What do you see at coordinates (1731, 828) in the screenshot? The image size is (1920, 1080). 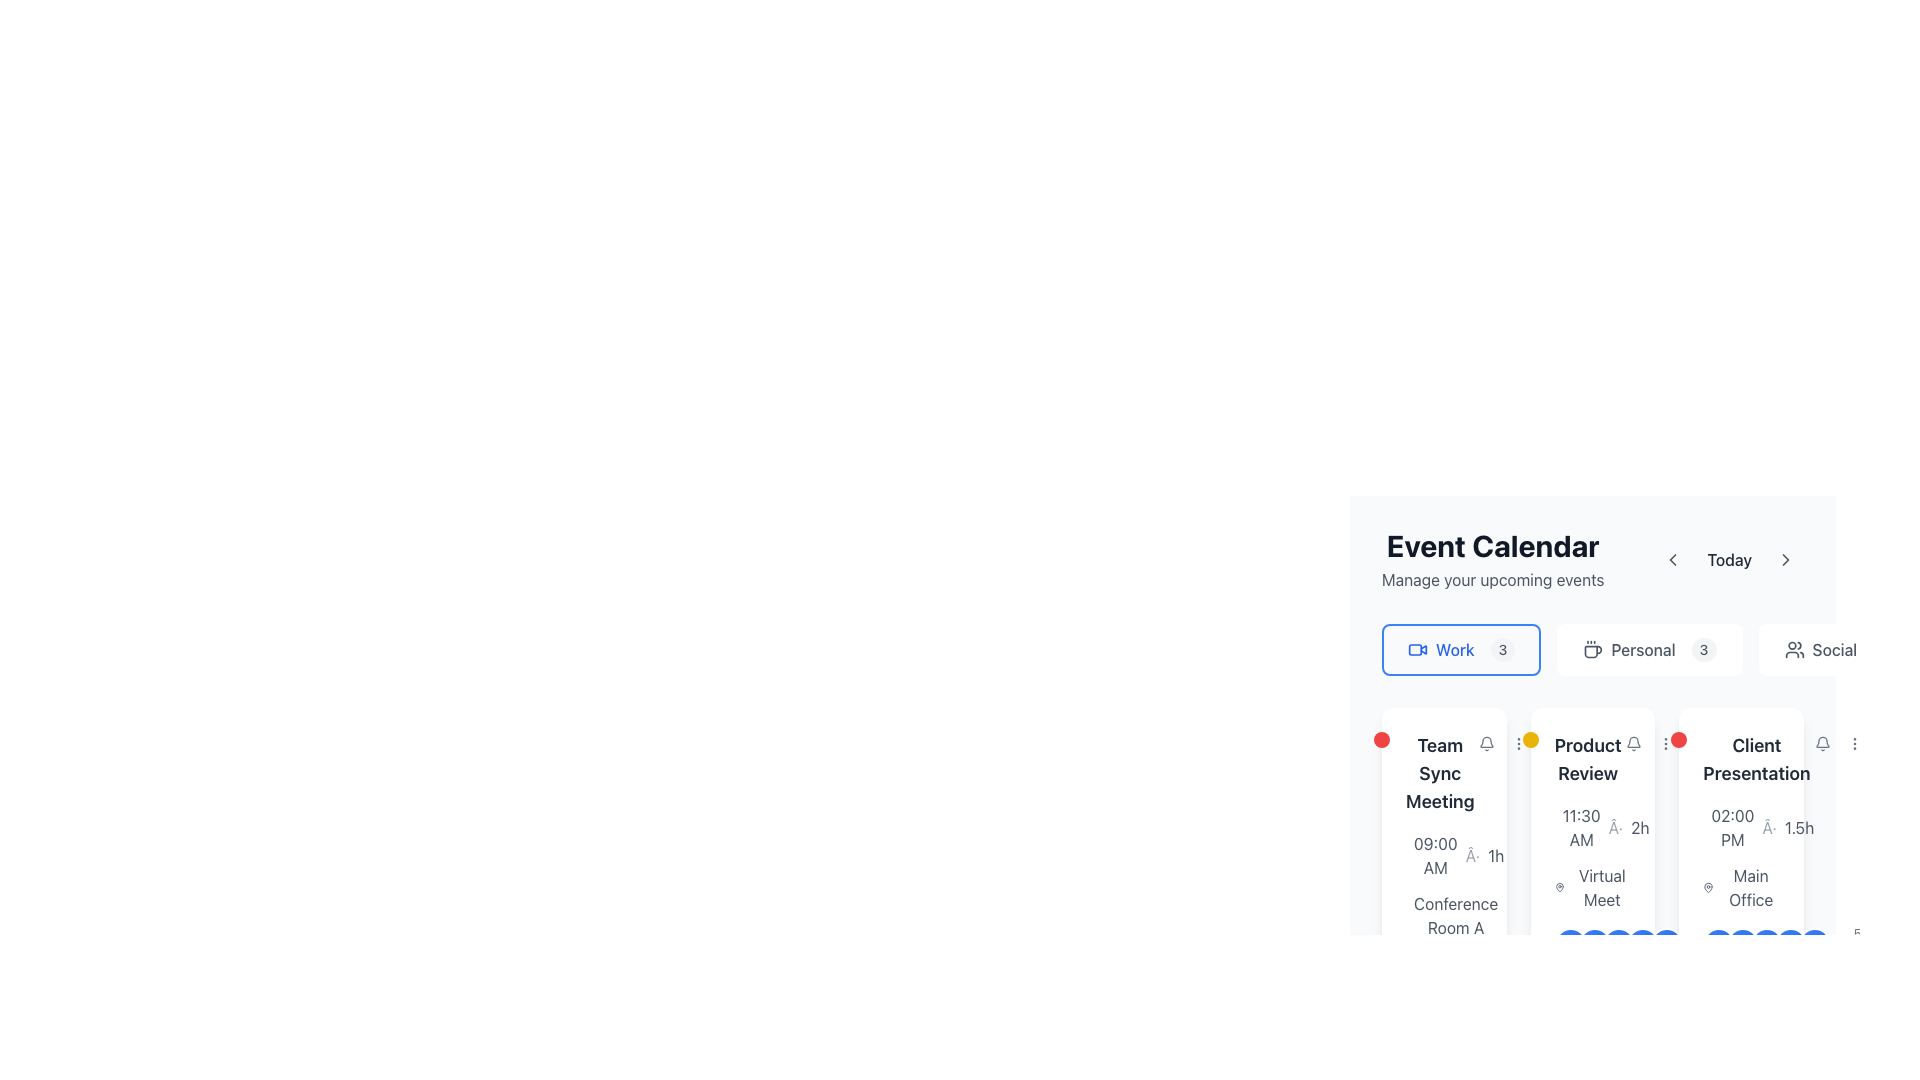 I see `static text displaying the time '02:00 PM', which is styled in dark gray and presented in two lines within the 'Event Calendar' interface` at bounding box center [1731, 828].